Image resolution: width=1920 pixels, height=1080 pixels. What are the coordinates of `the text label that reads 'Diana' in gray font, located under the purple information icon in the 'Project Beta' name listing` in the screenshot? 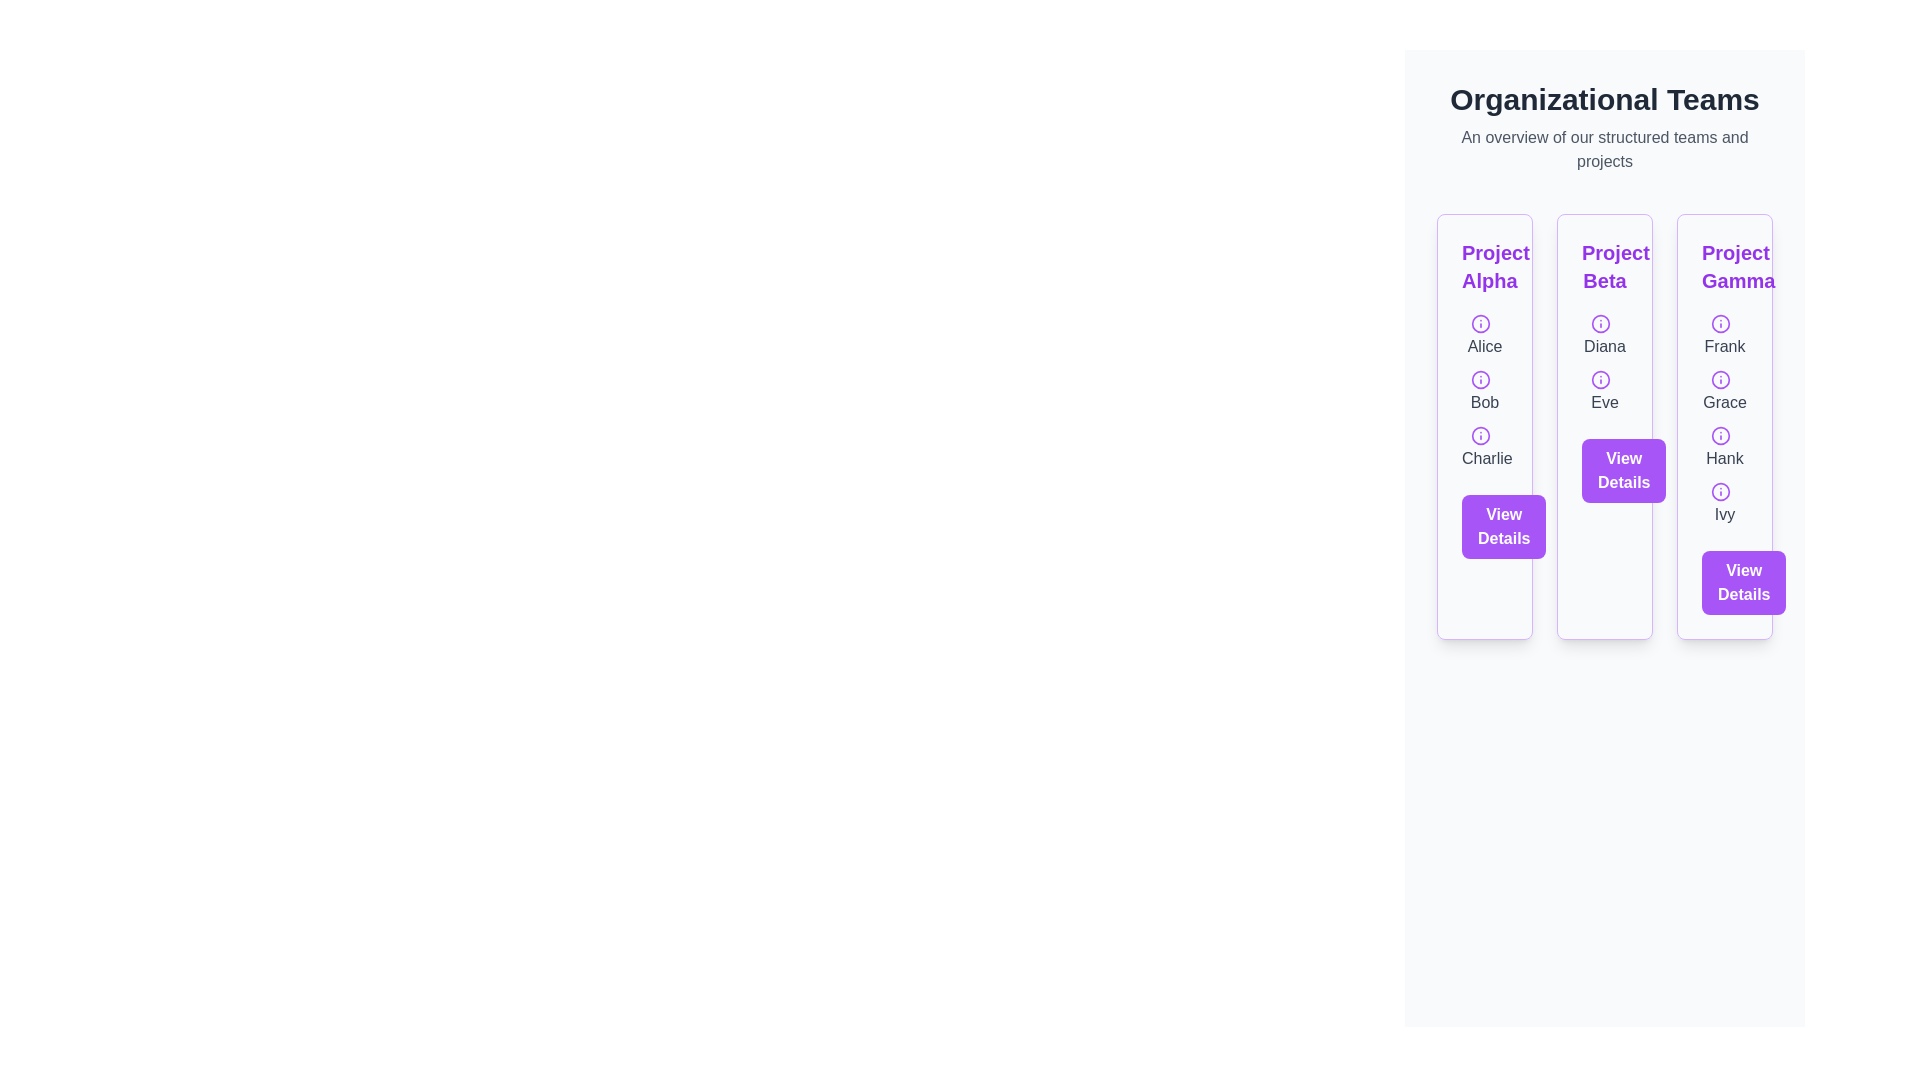 It's located at (1604, 334).